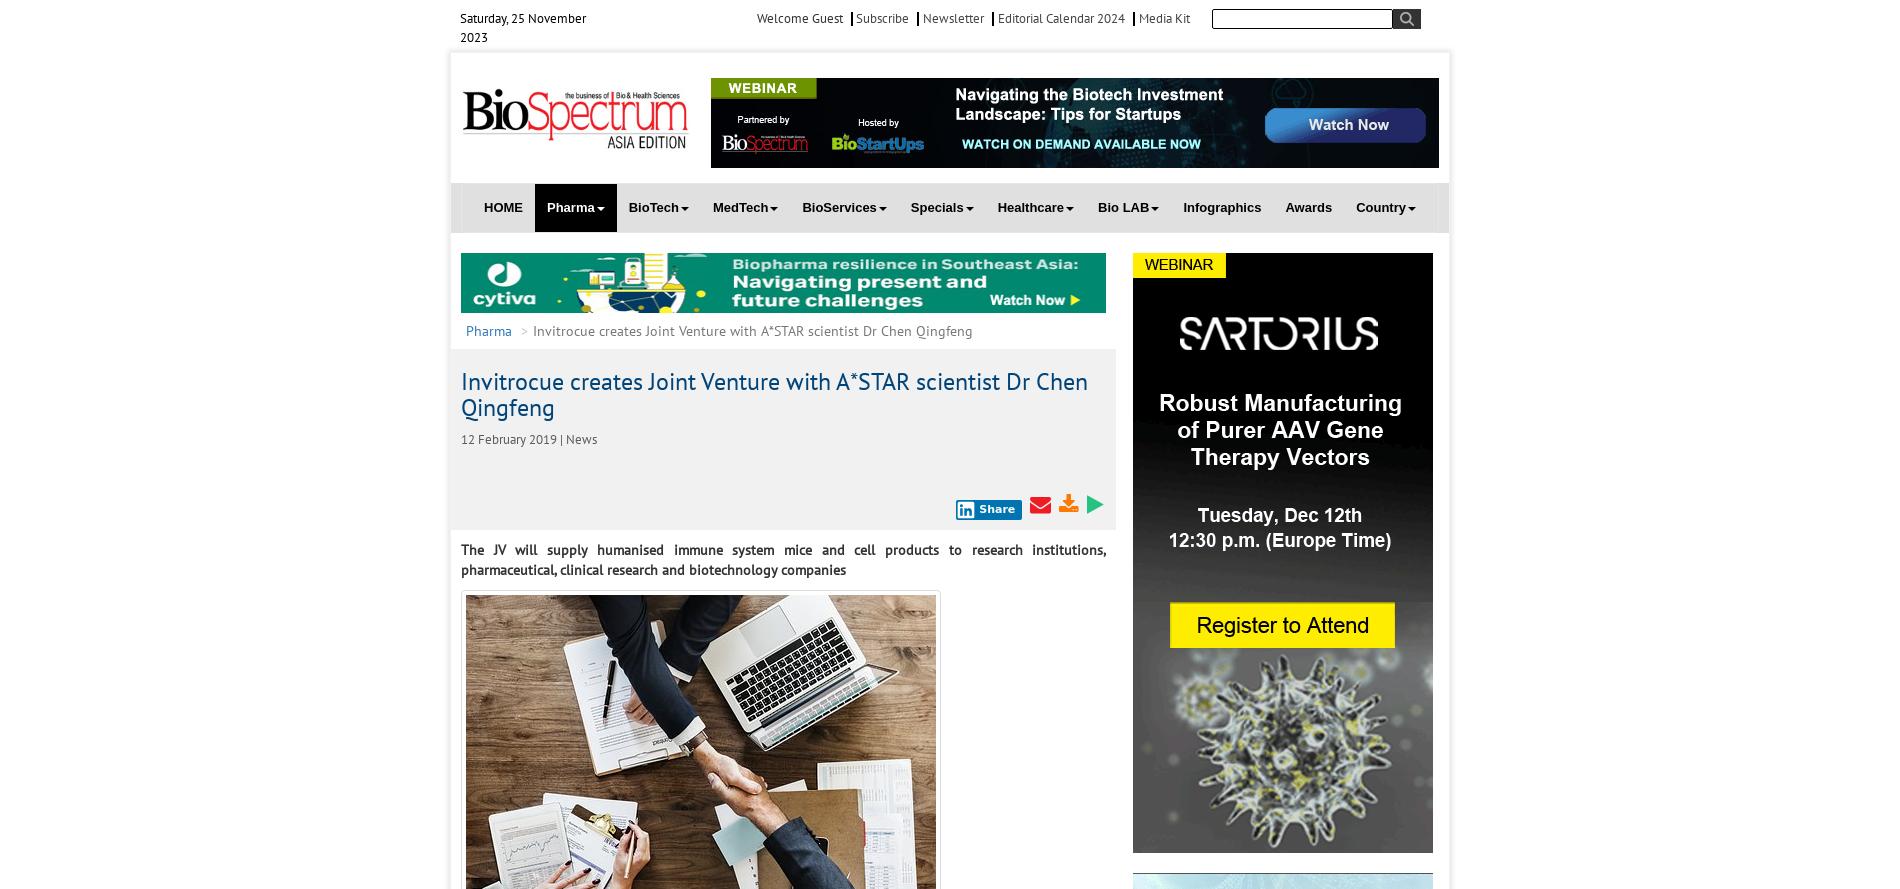 The image size is (1900, 889). Describe the element at coordinates (880, 18) in the screenshot. I see `'Subscribe'` at that location.